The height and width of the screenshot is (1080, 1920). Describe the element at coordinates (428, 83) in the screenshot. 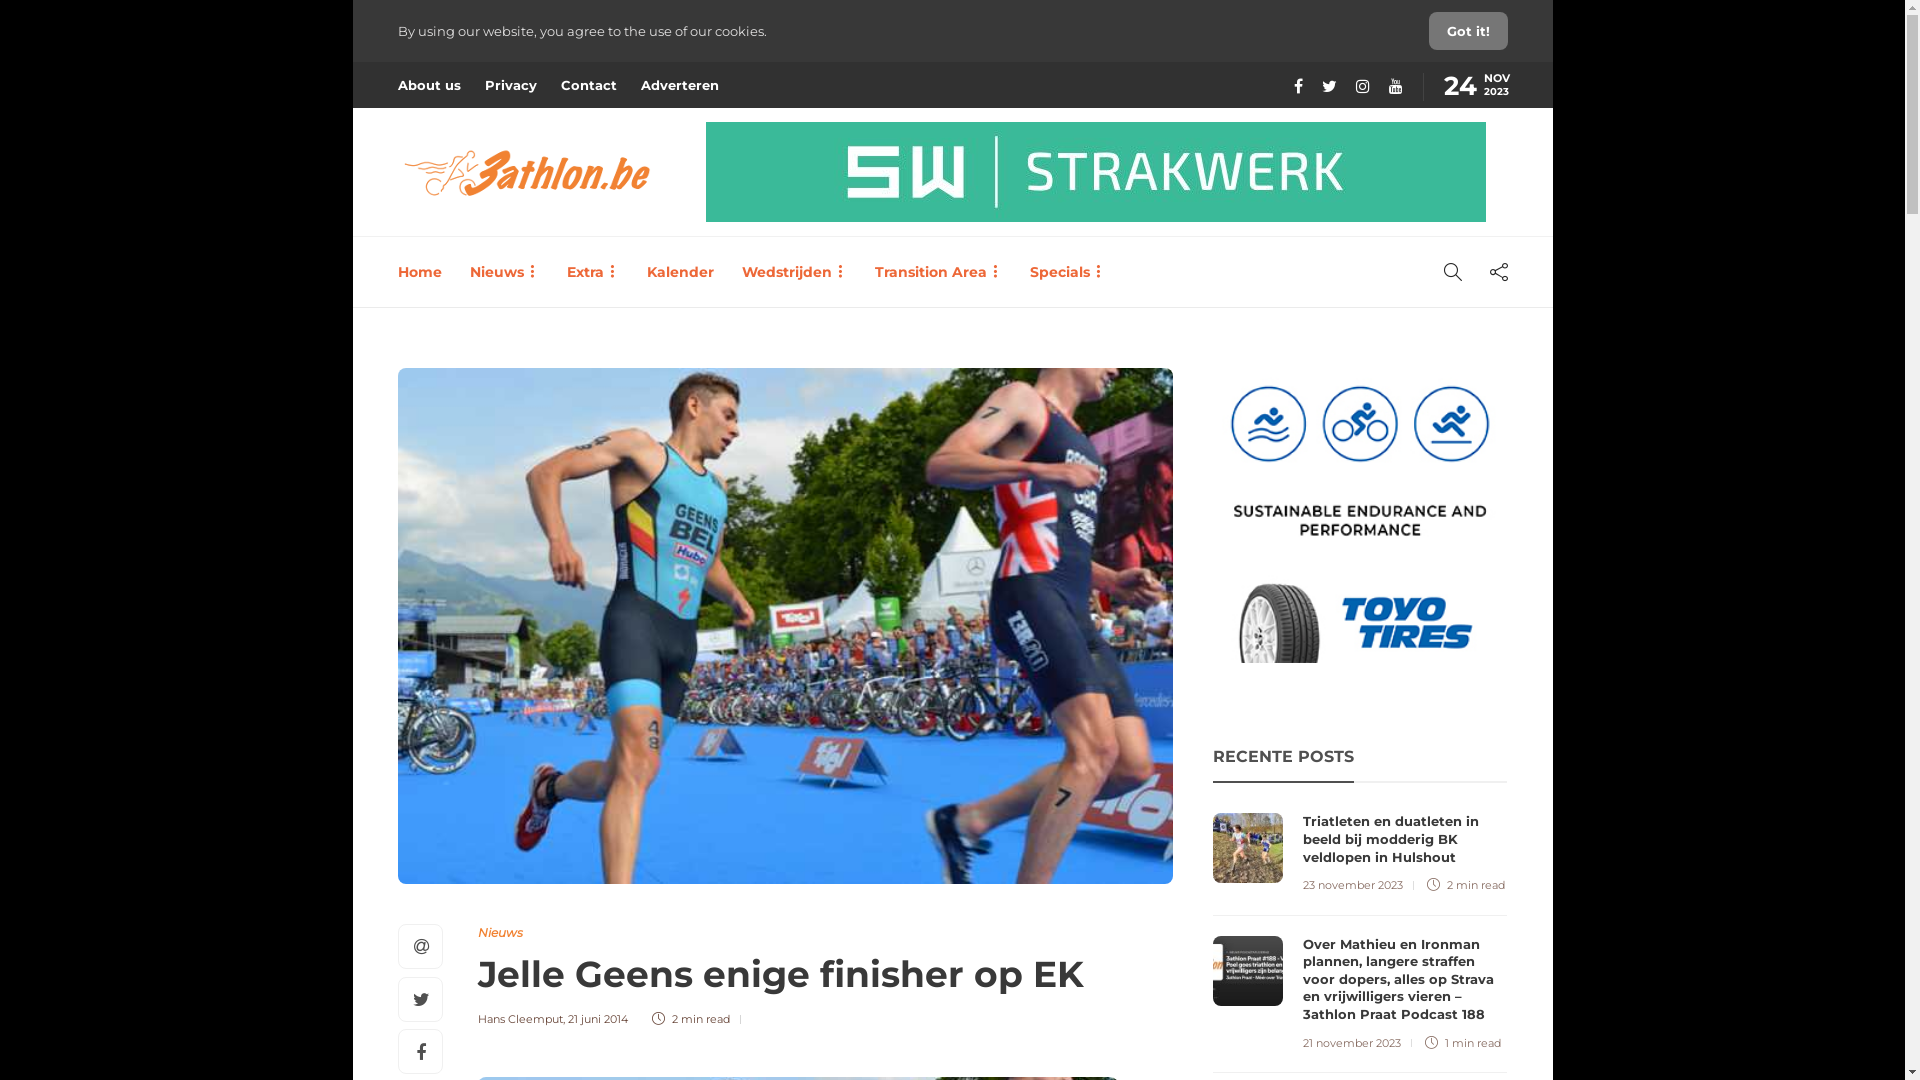

I see `'About us'` at that location.